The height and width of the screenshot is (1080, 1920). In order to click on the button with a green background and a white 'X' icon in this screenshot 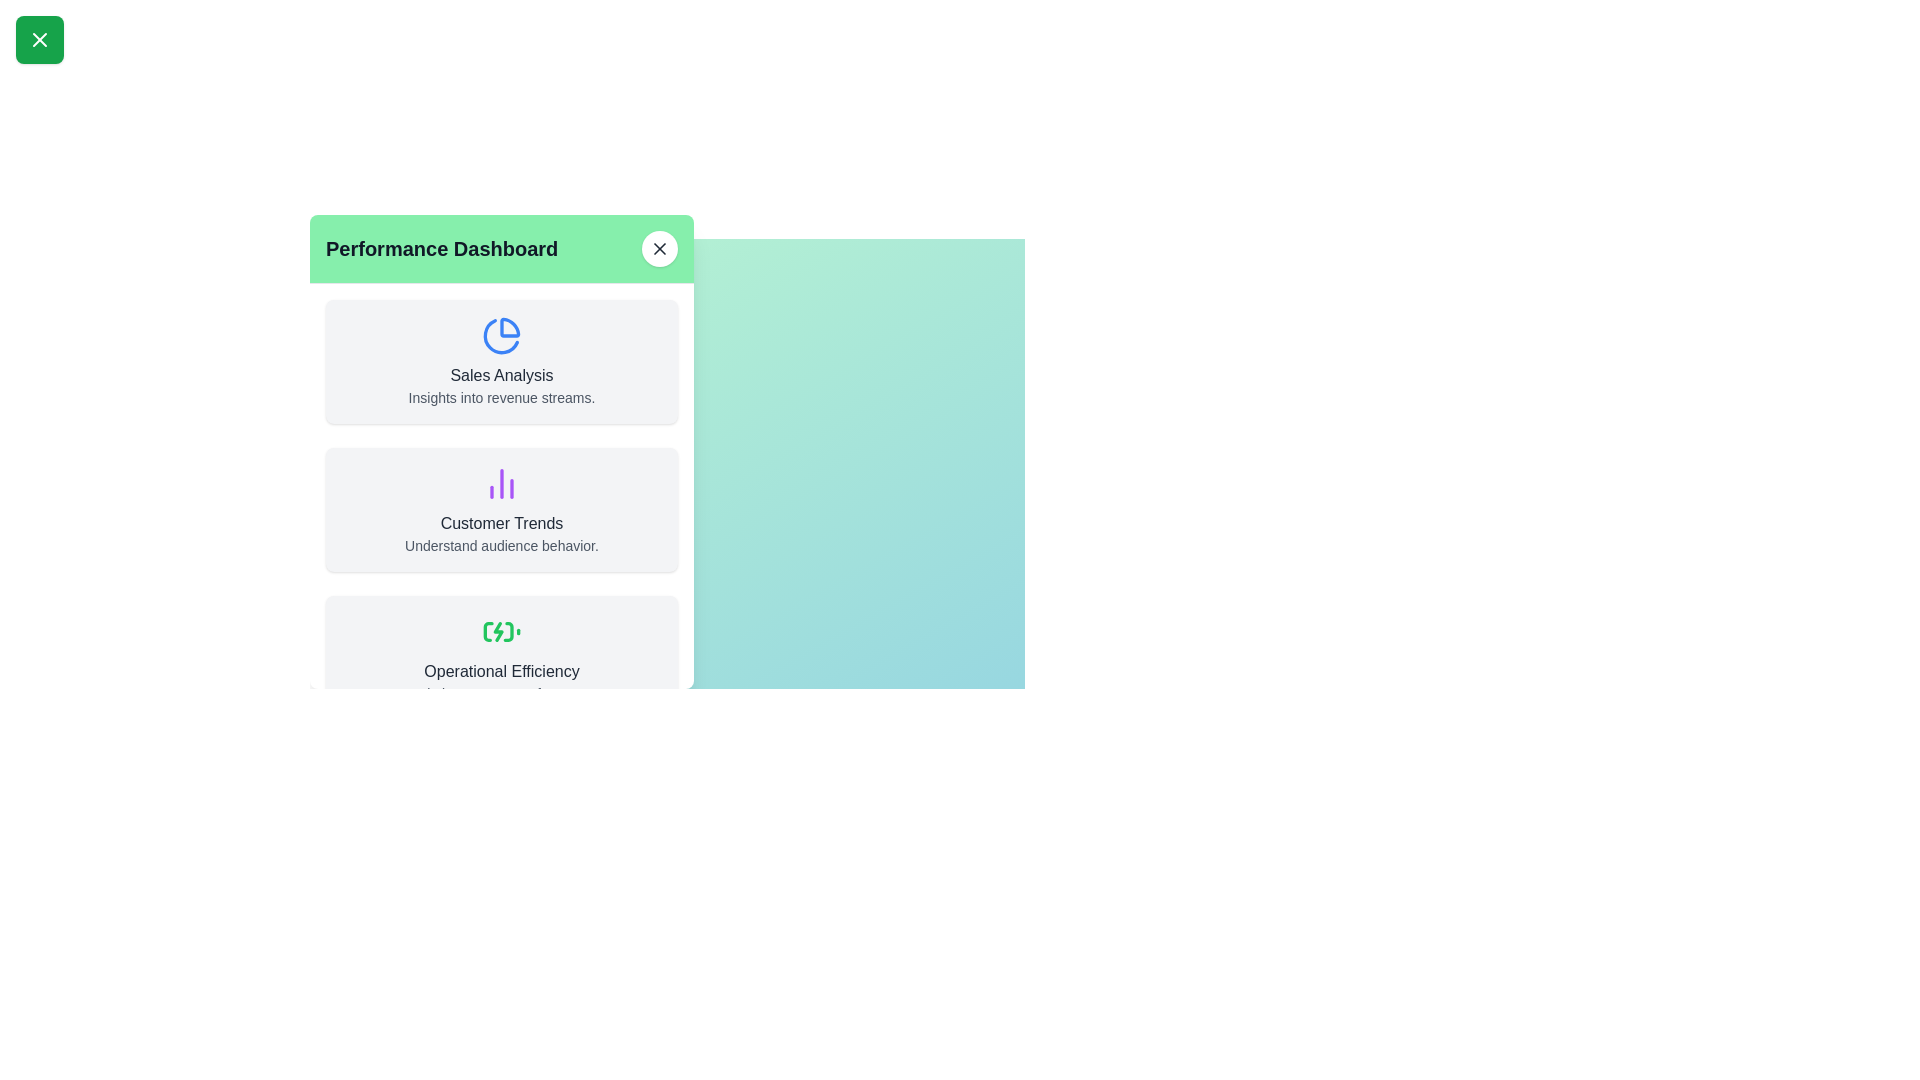, I will do `click(39, 39)`.